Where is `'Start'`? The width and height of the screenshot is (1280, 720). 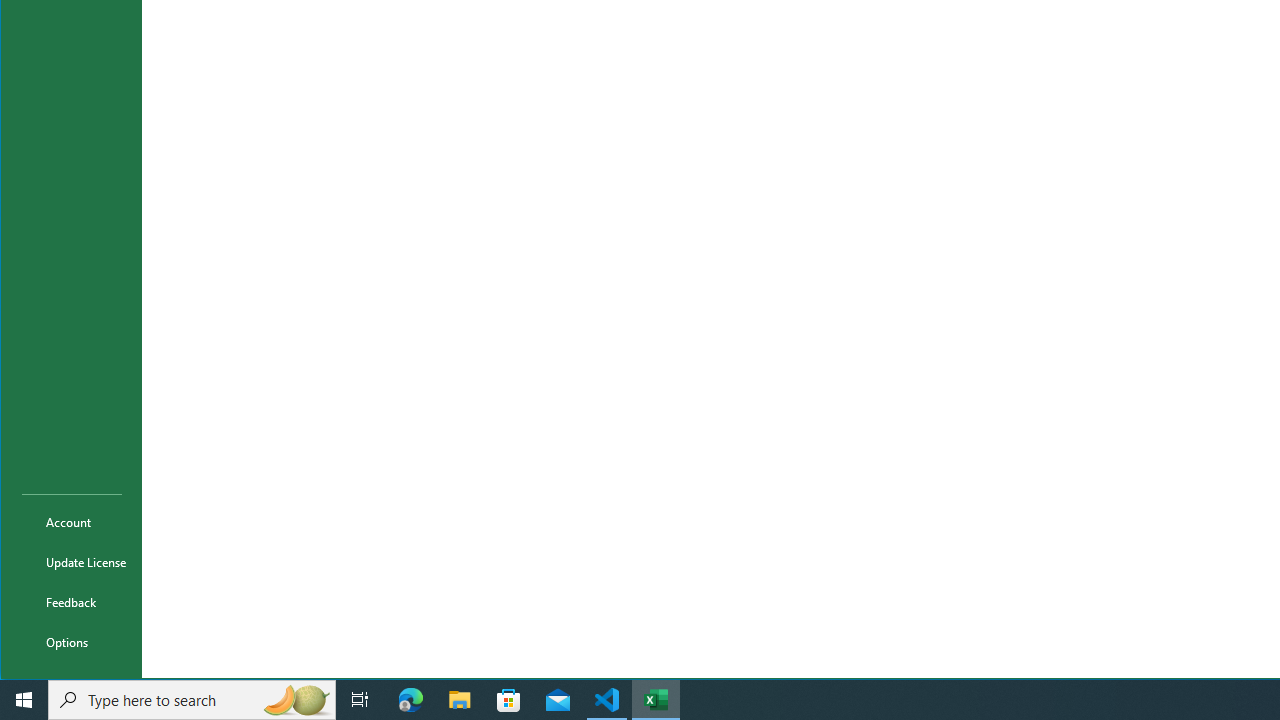 'Start' is located at coordinates (24, 698).